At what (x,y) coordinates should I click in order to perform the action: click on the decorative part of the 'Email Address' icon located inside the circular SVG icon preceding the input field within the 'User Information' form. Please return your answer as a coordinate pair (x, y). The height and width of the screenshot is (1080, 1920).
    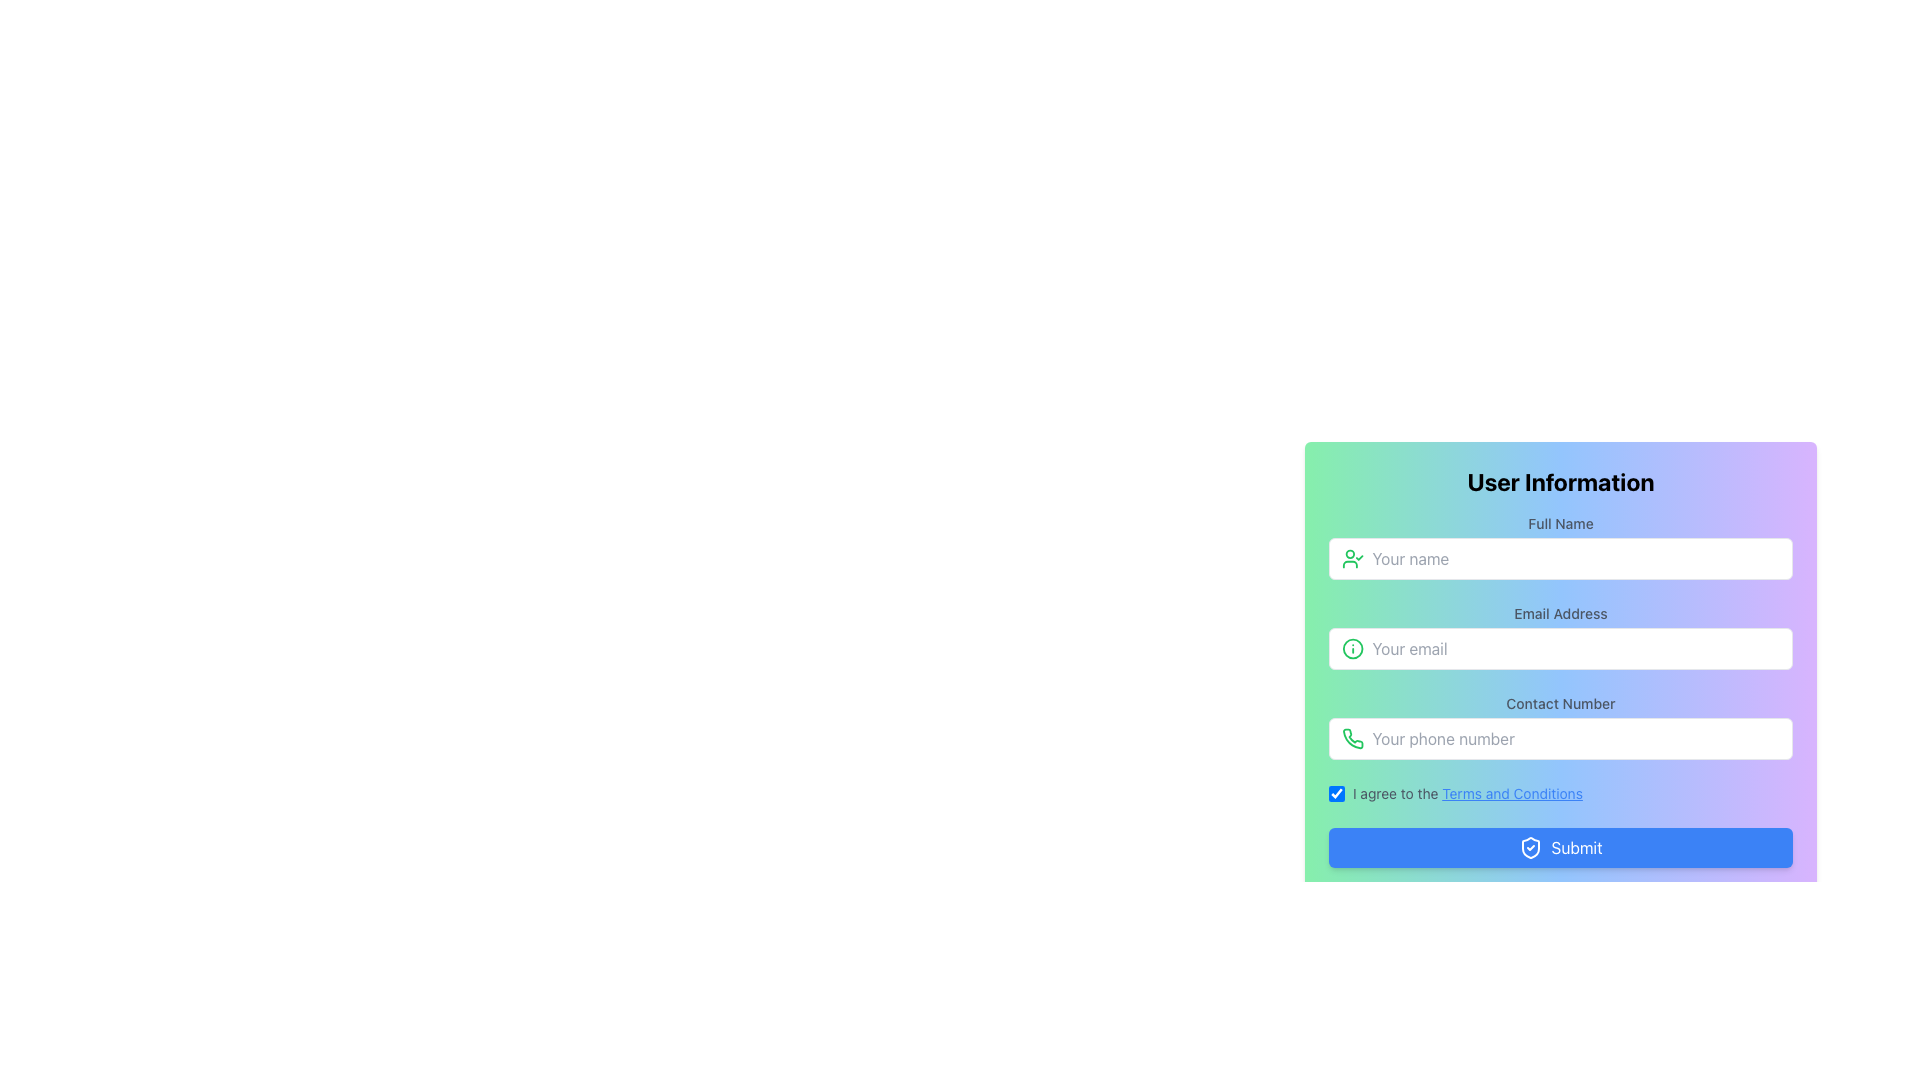
    Looking at the image, I should click on (1353, 648).